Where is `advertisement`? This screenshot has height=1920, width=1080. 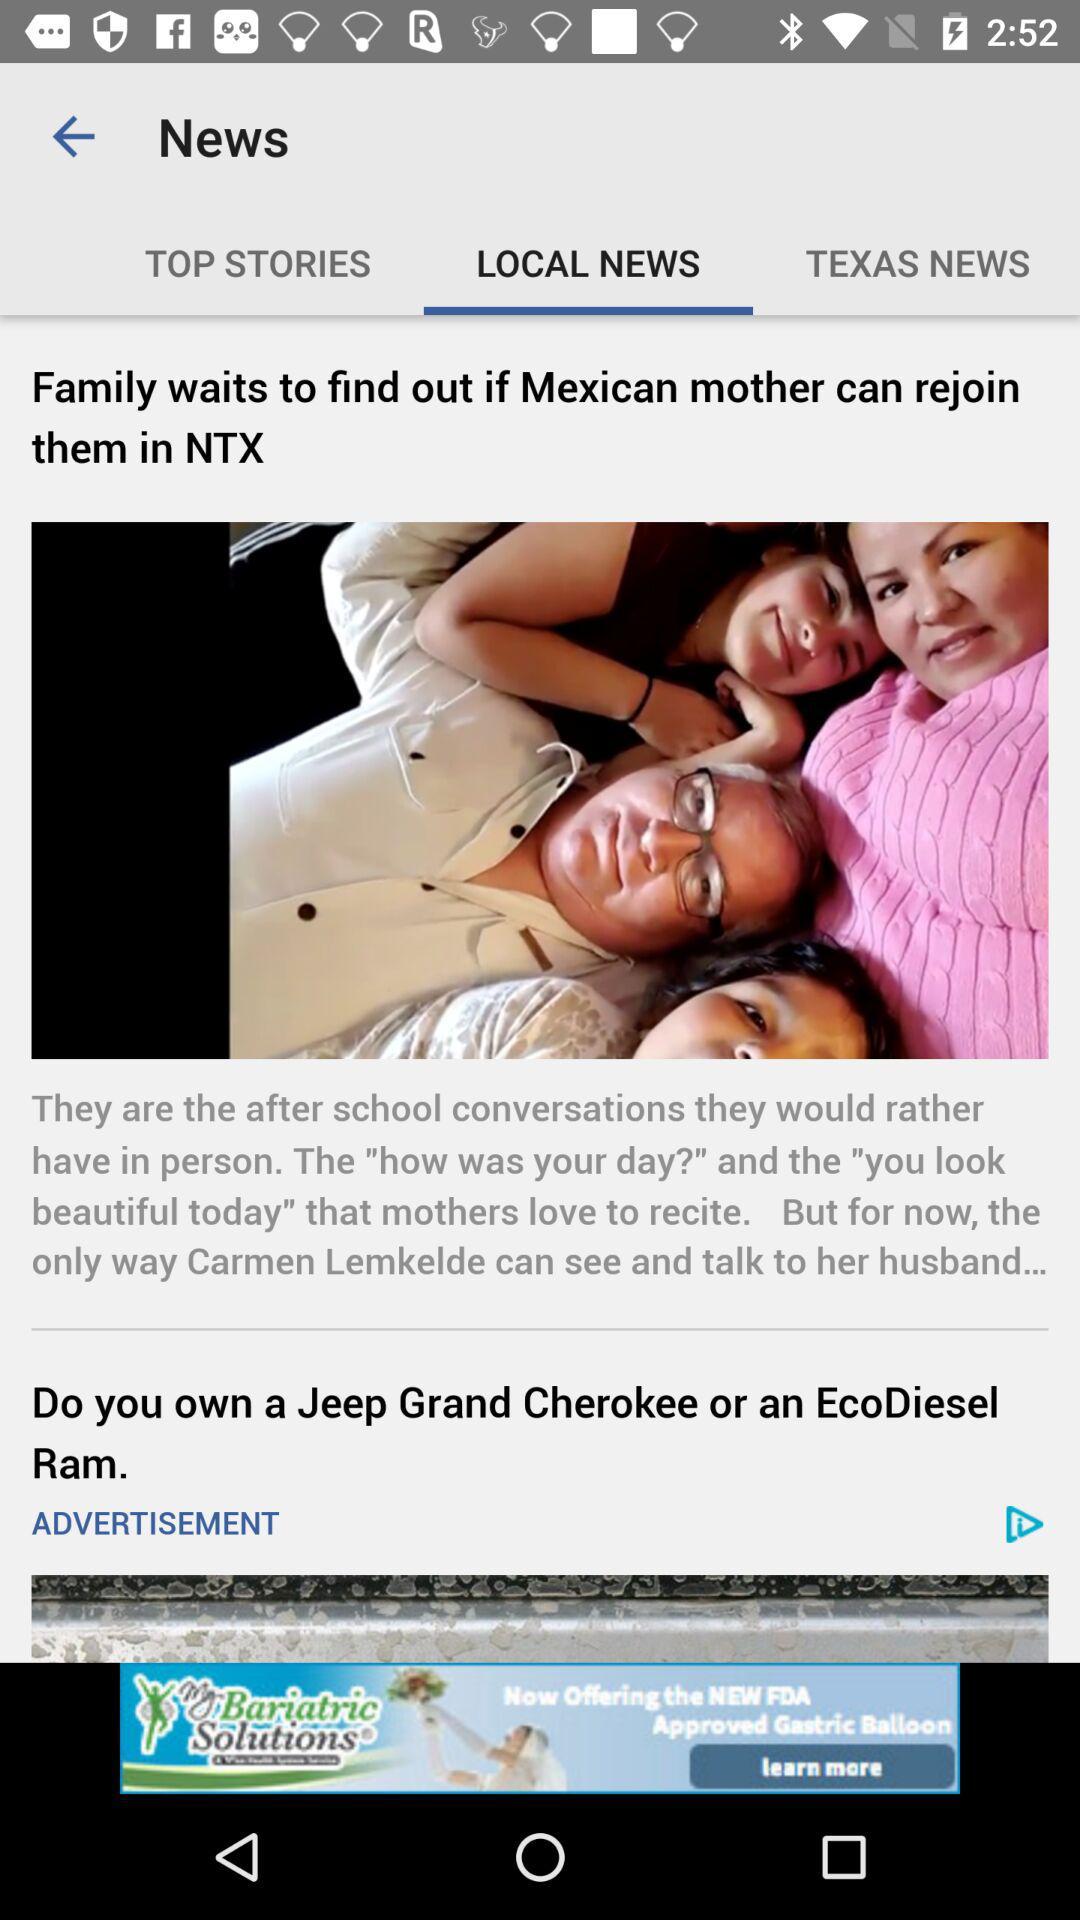 advertisement is located at coordinates (540, 1618).